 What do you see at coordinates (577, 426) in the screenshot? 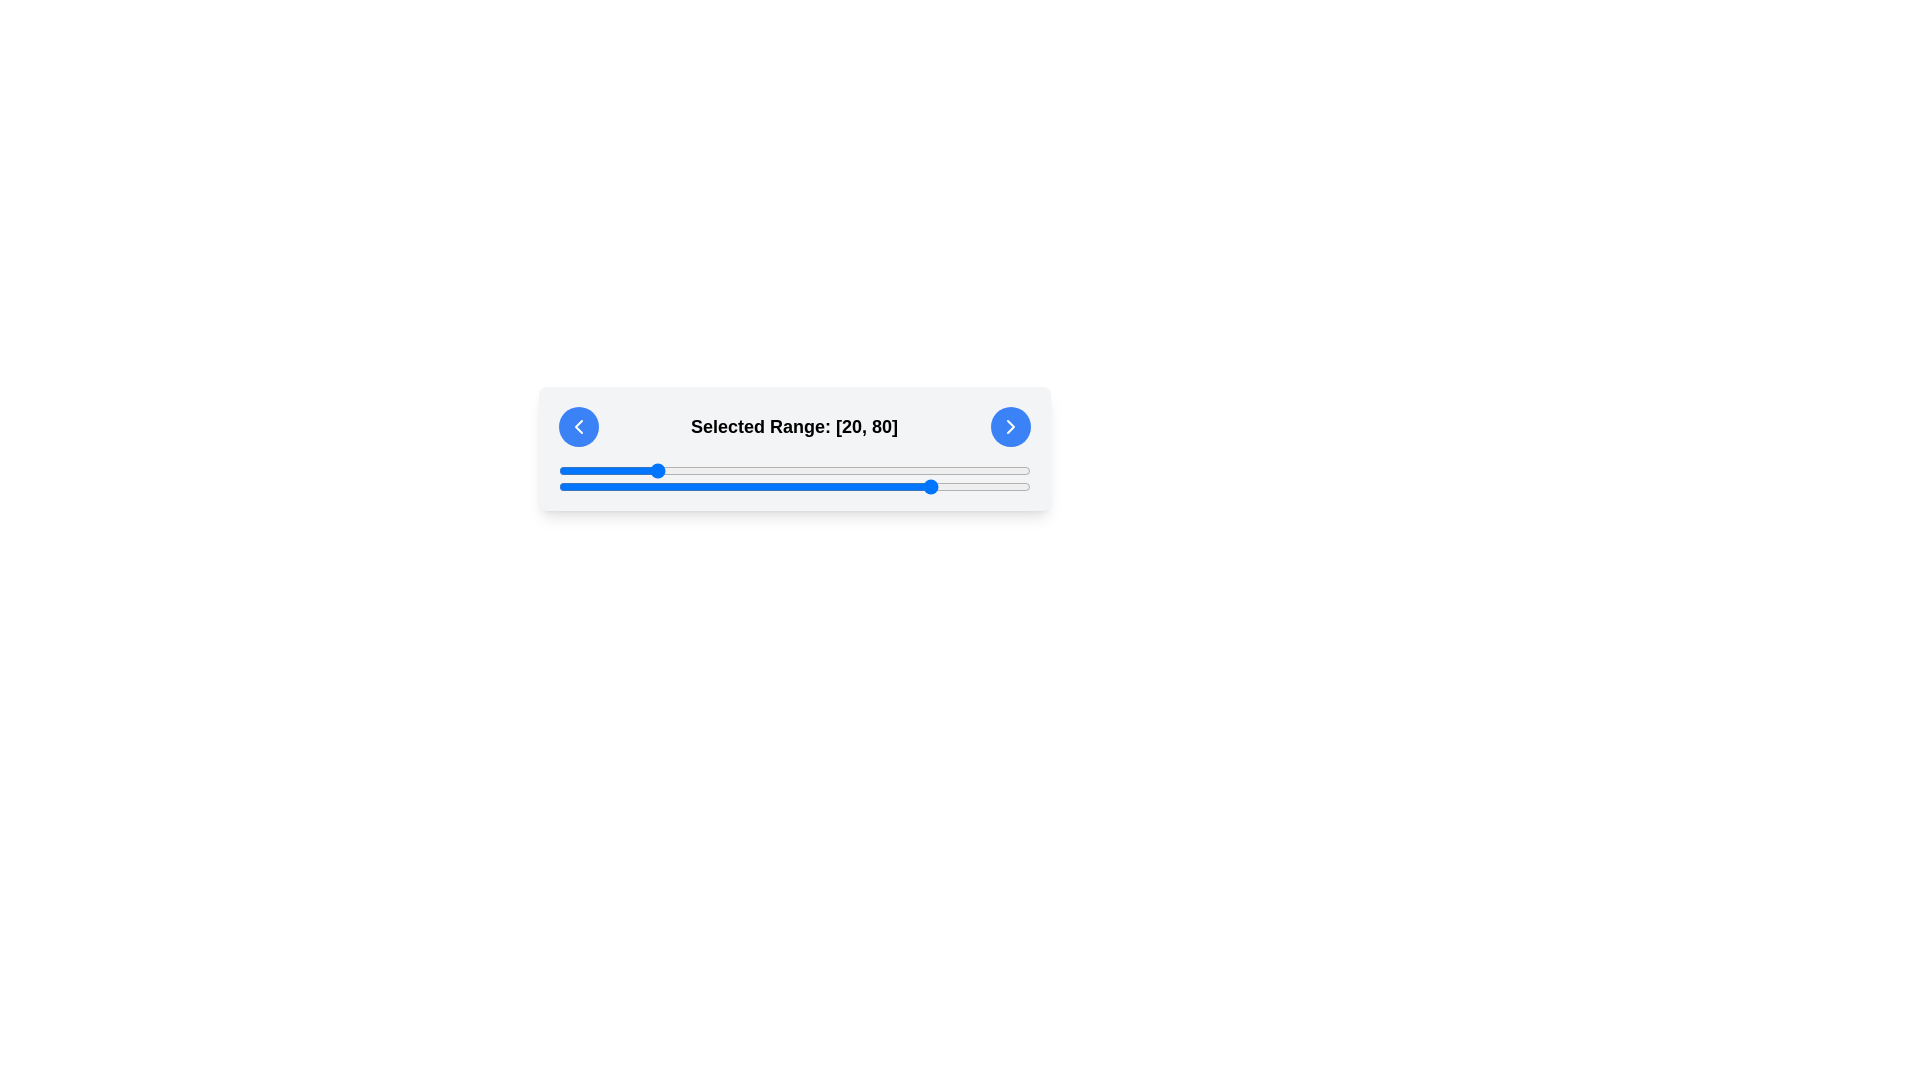
I see `the left-pointing chevron icon within the circular button` at bounding box center [577, 426].